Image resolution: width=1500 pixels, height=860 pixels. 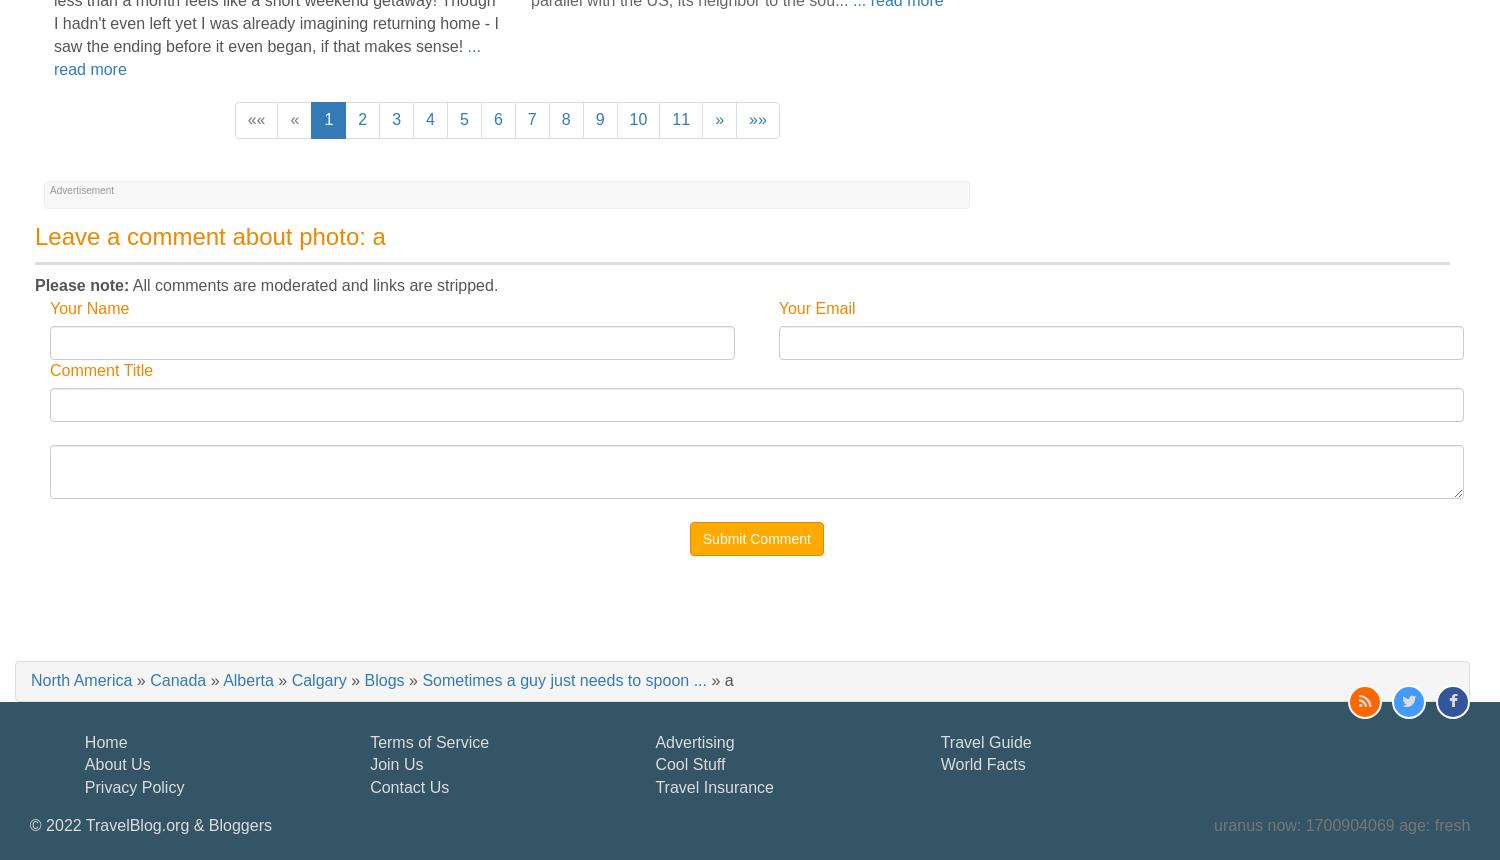 What do you see at coordinates (150, 679) in the screenshot?
I see `'Canada'` at bounding box center [150, 679].